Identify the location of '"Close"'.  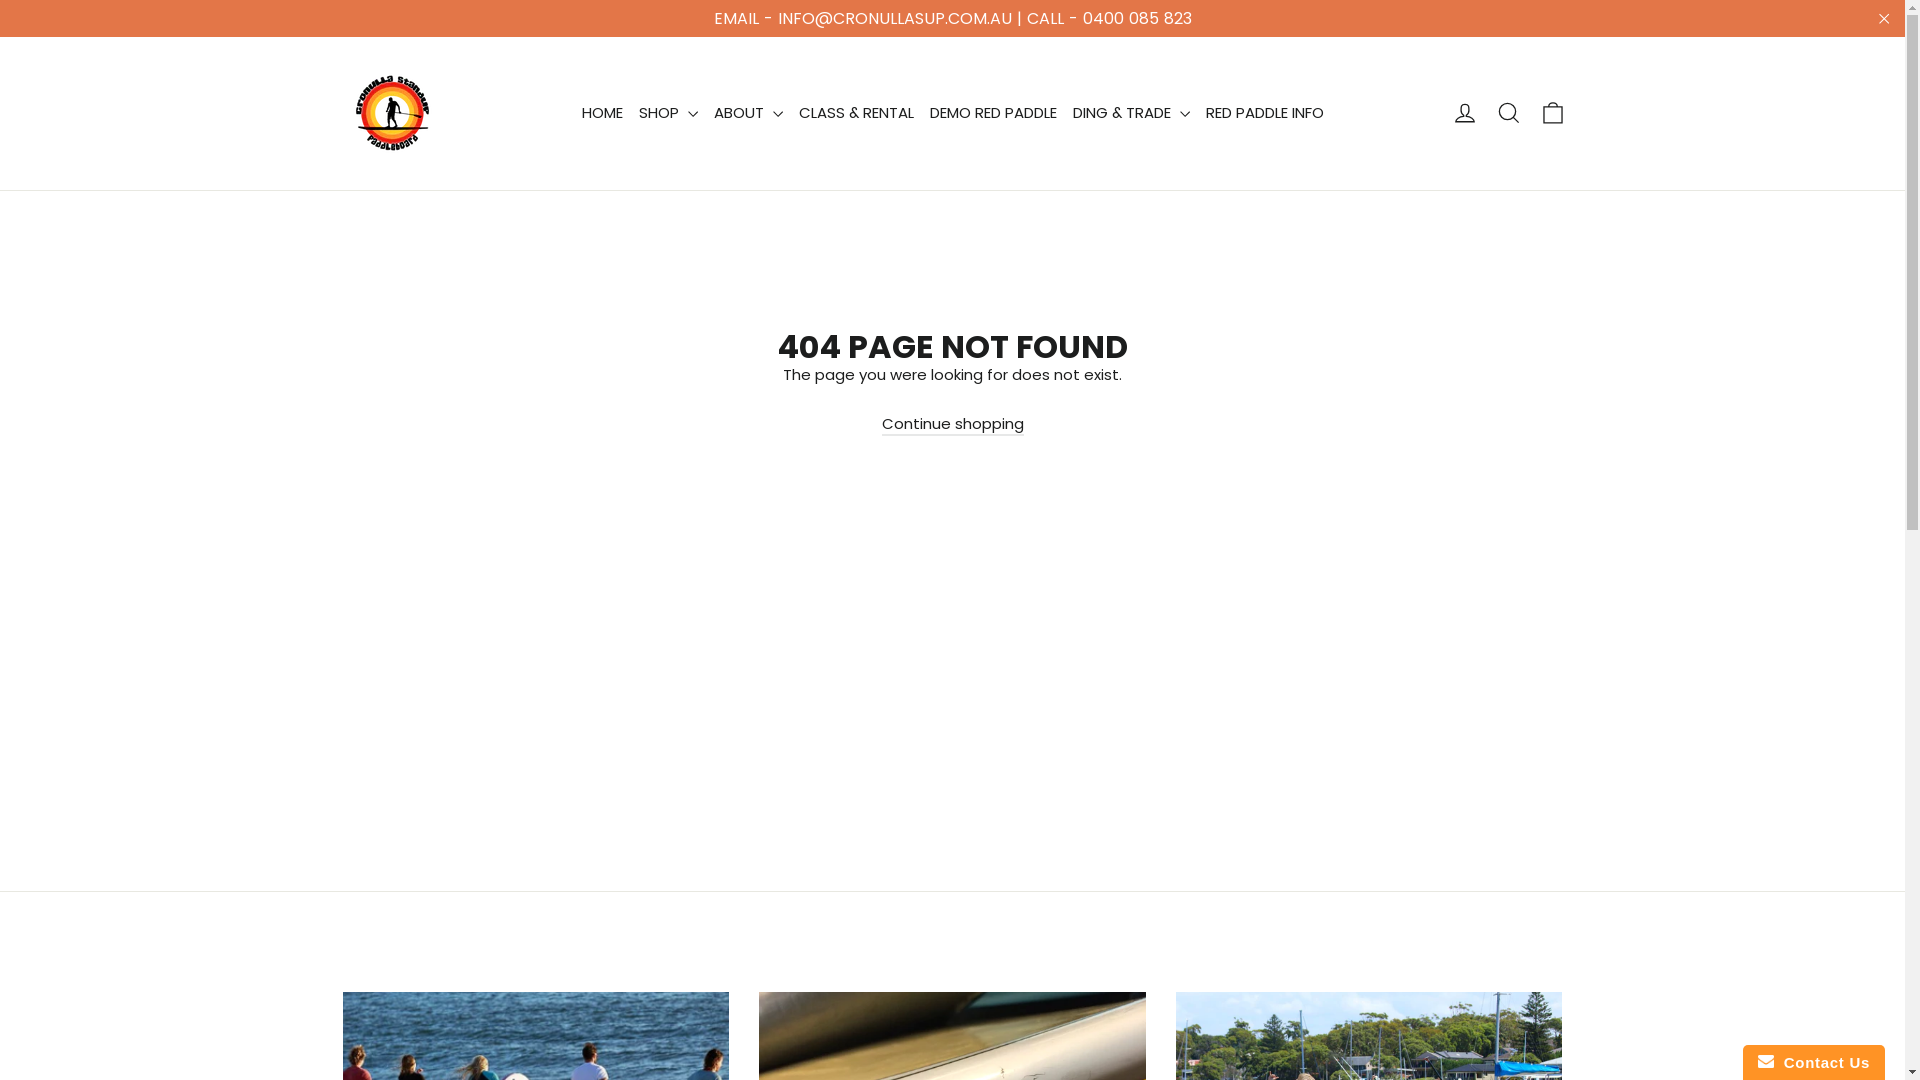
(1882, 18).